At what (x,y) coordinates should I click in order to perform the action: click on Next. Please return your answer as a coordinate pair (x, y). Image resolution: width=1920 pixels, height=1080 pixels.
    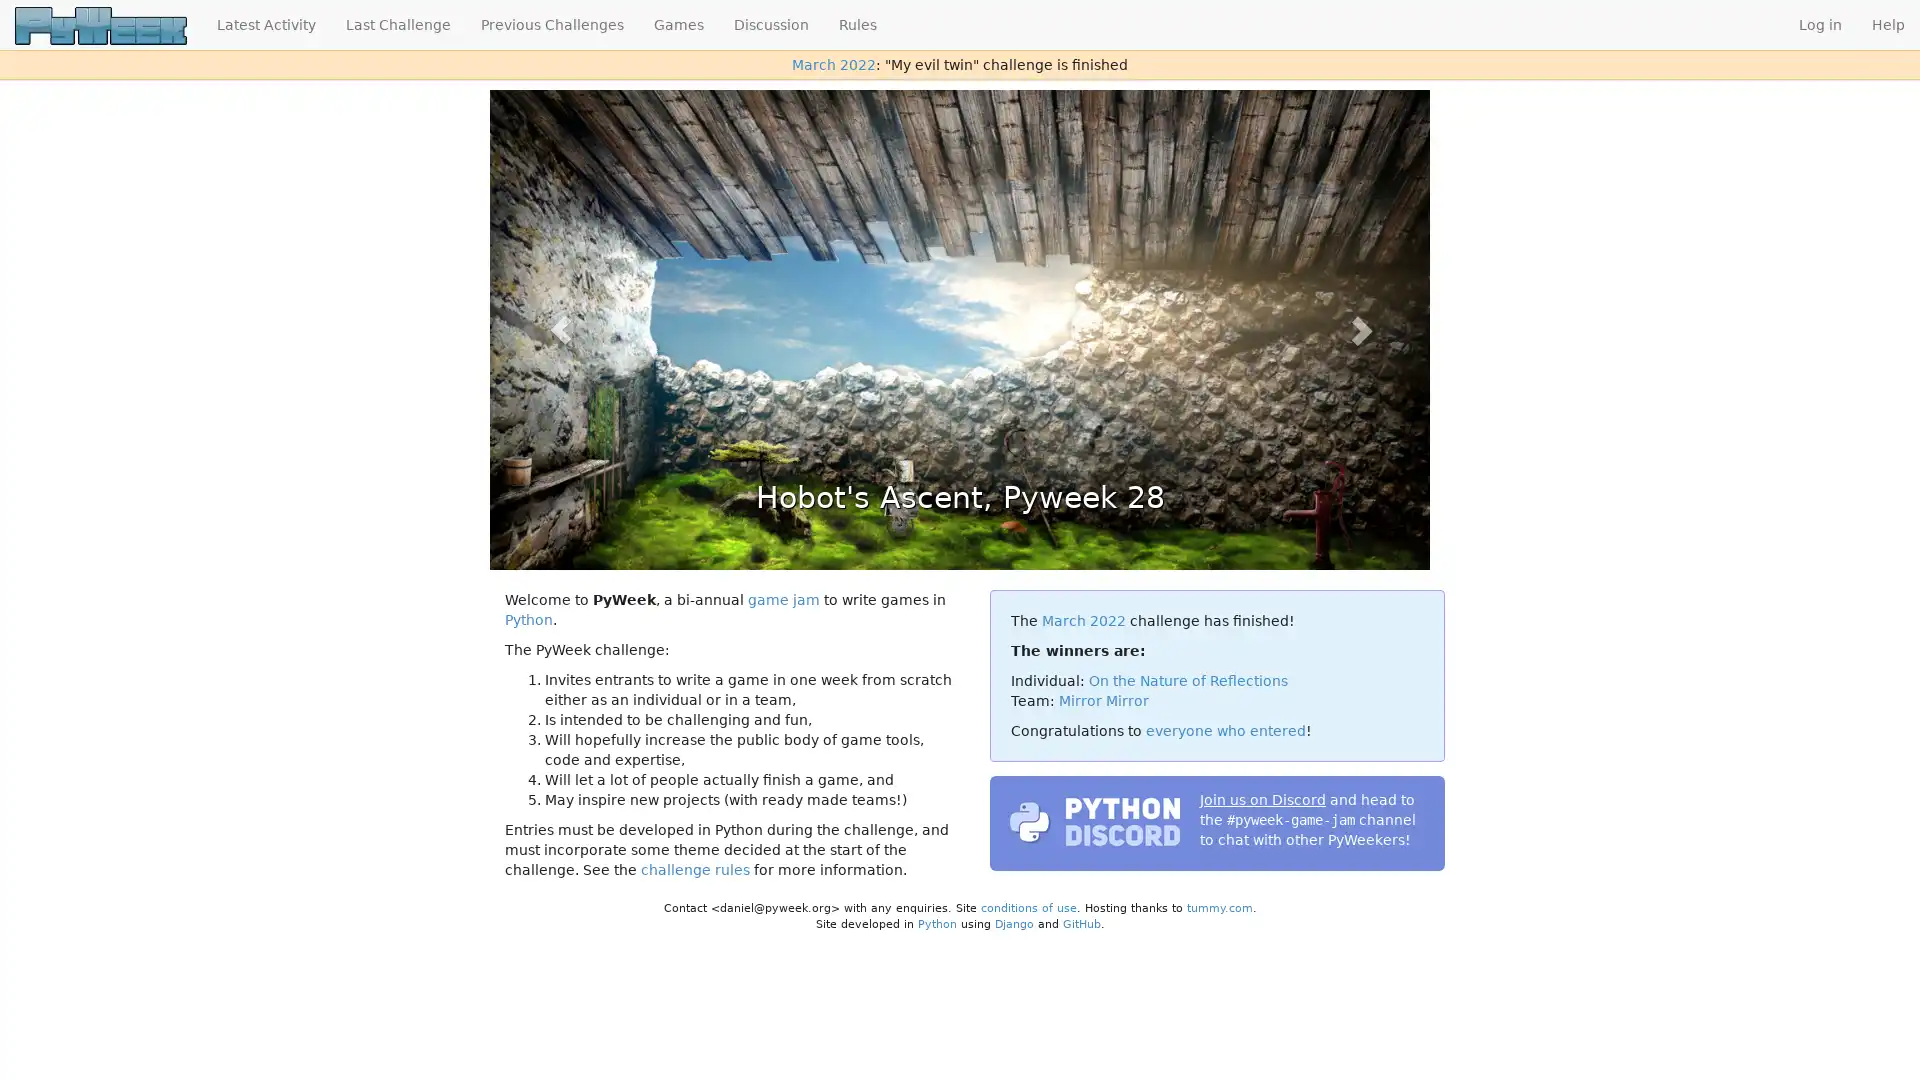
    Looking at the image, I should click on (1359, 329).